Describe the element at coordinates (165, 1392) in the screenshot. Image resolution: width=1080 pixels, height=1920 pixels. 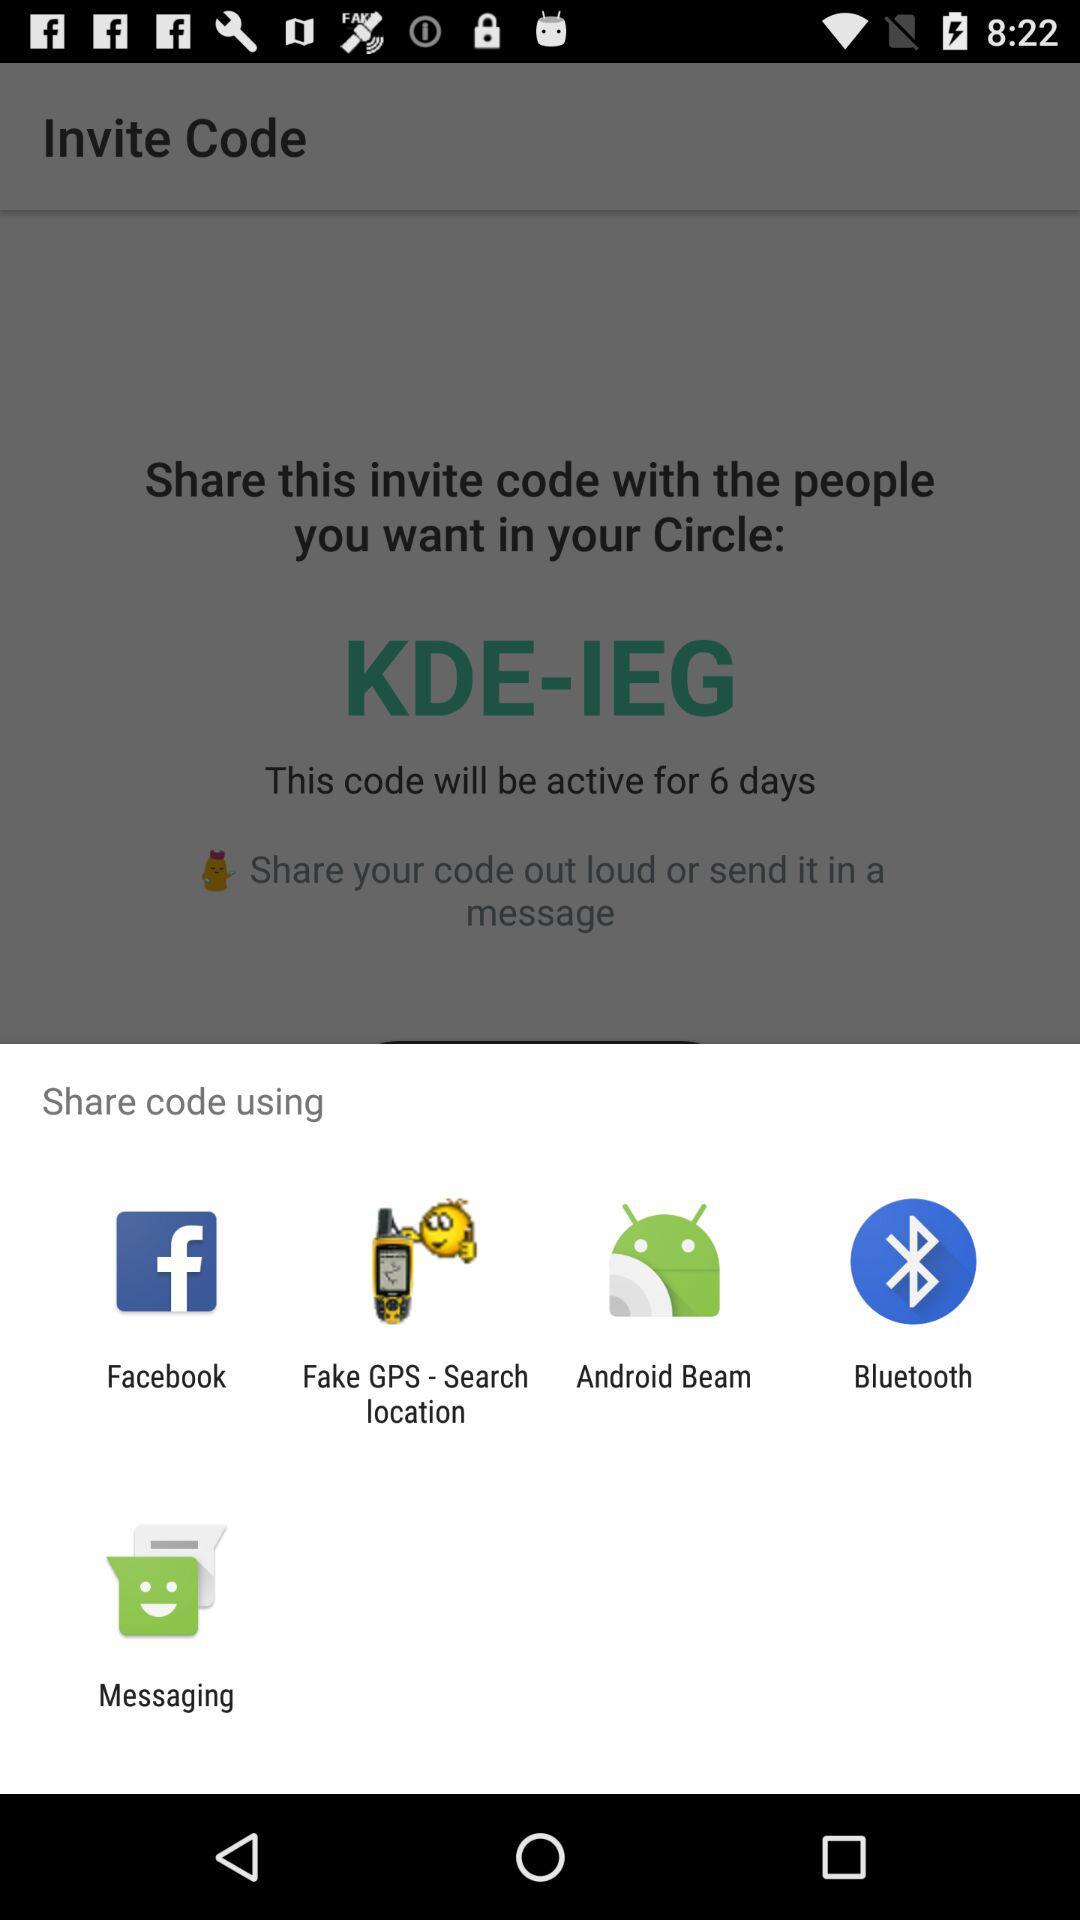
I see `app next to the fake gps search` at that location.